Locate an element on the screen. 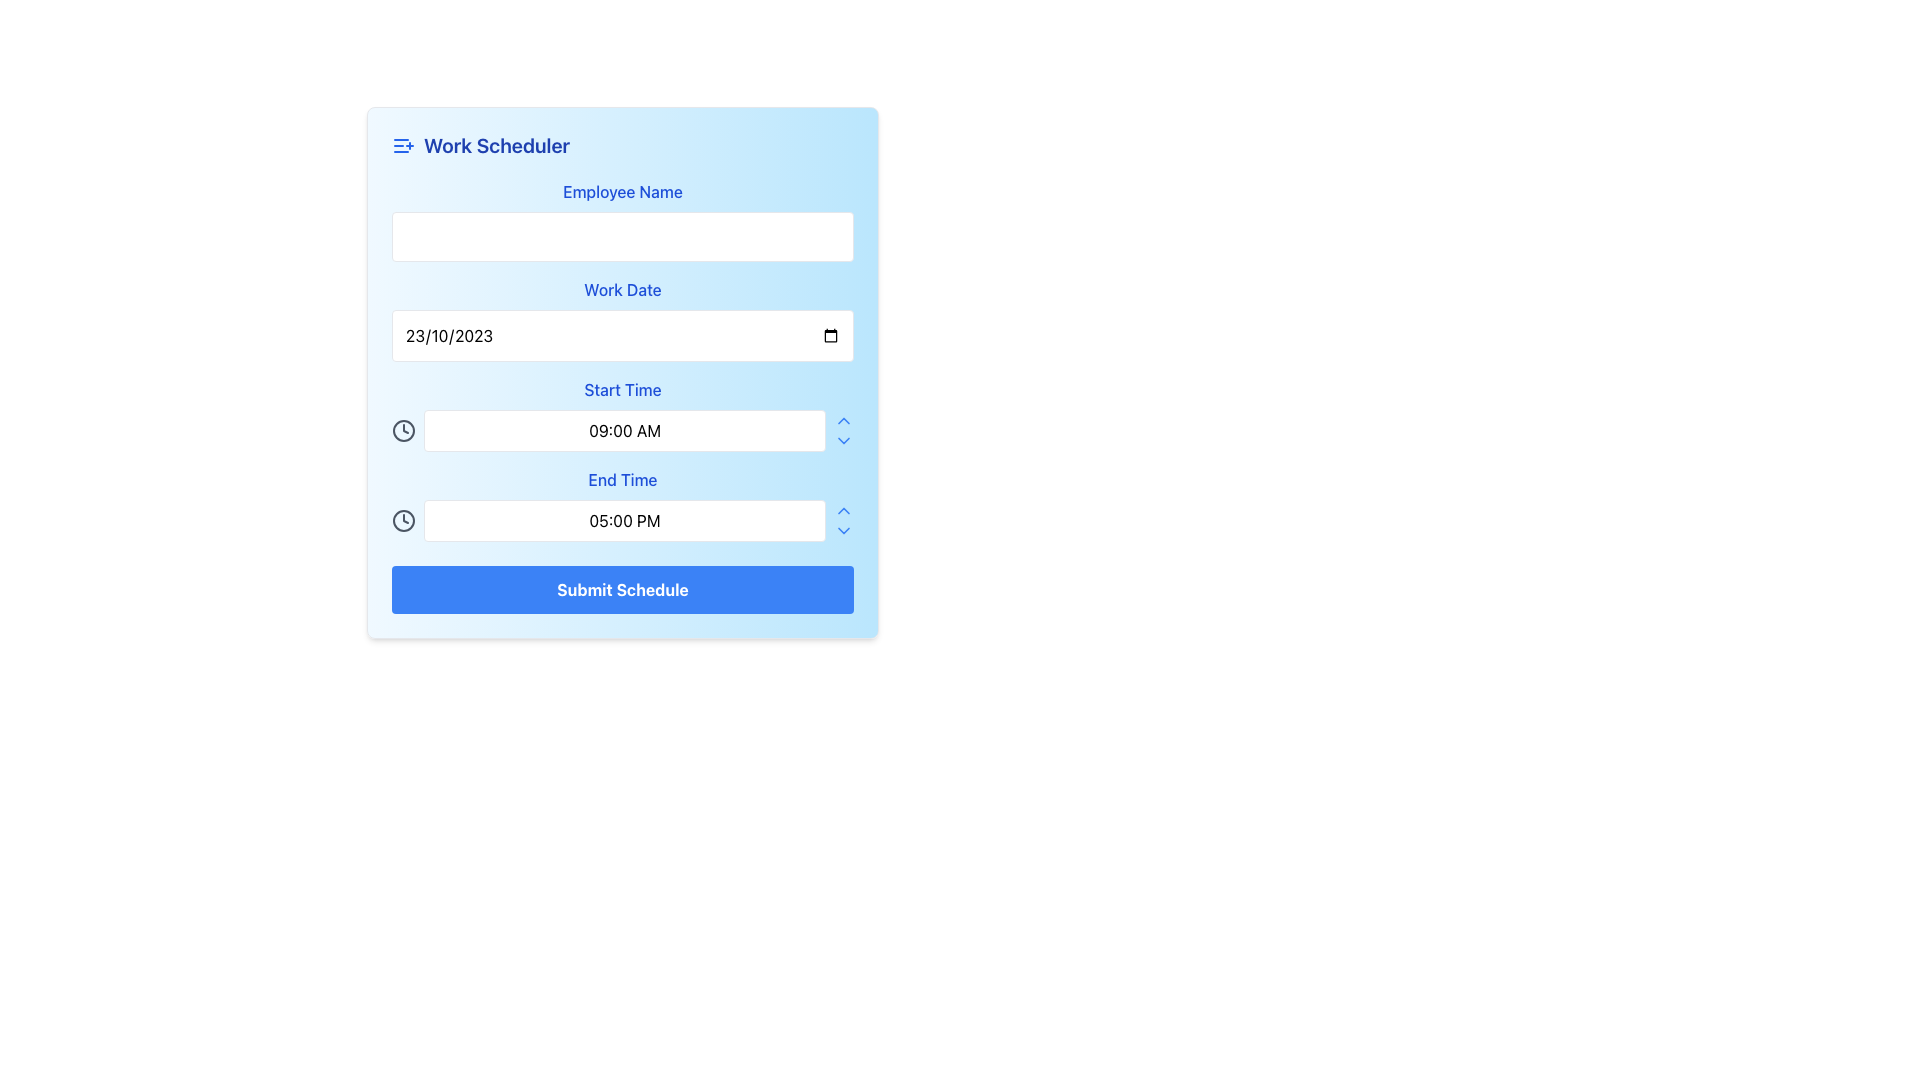 The image size is (1920, 1080). the third text label in the 'Work Scheduler' section, which describes the purpose of the date input field below it is located at coordinates (622, 289).